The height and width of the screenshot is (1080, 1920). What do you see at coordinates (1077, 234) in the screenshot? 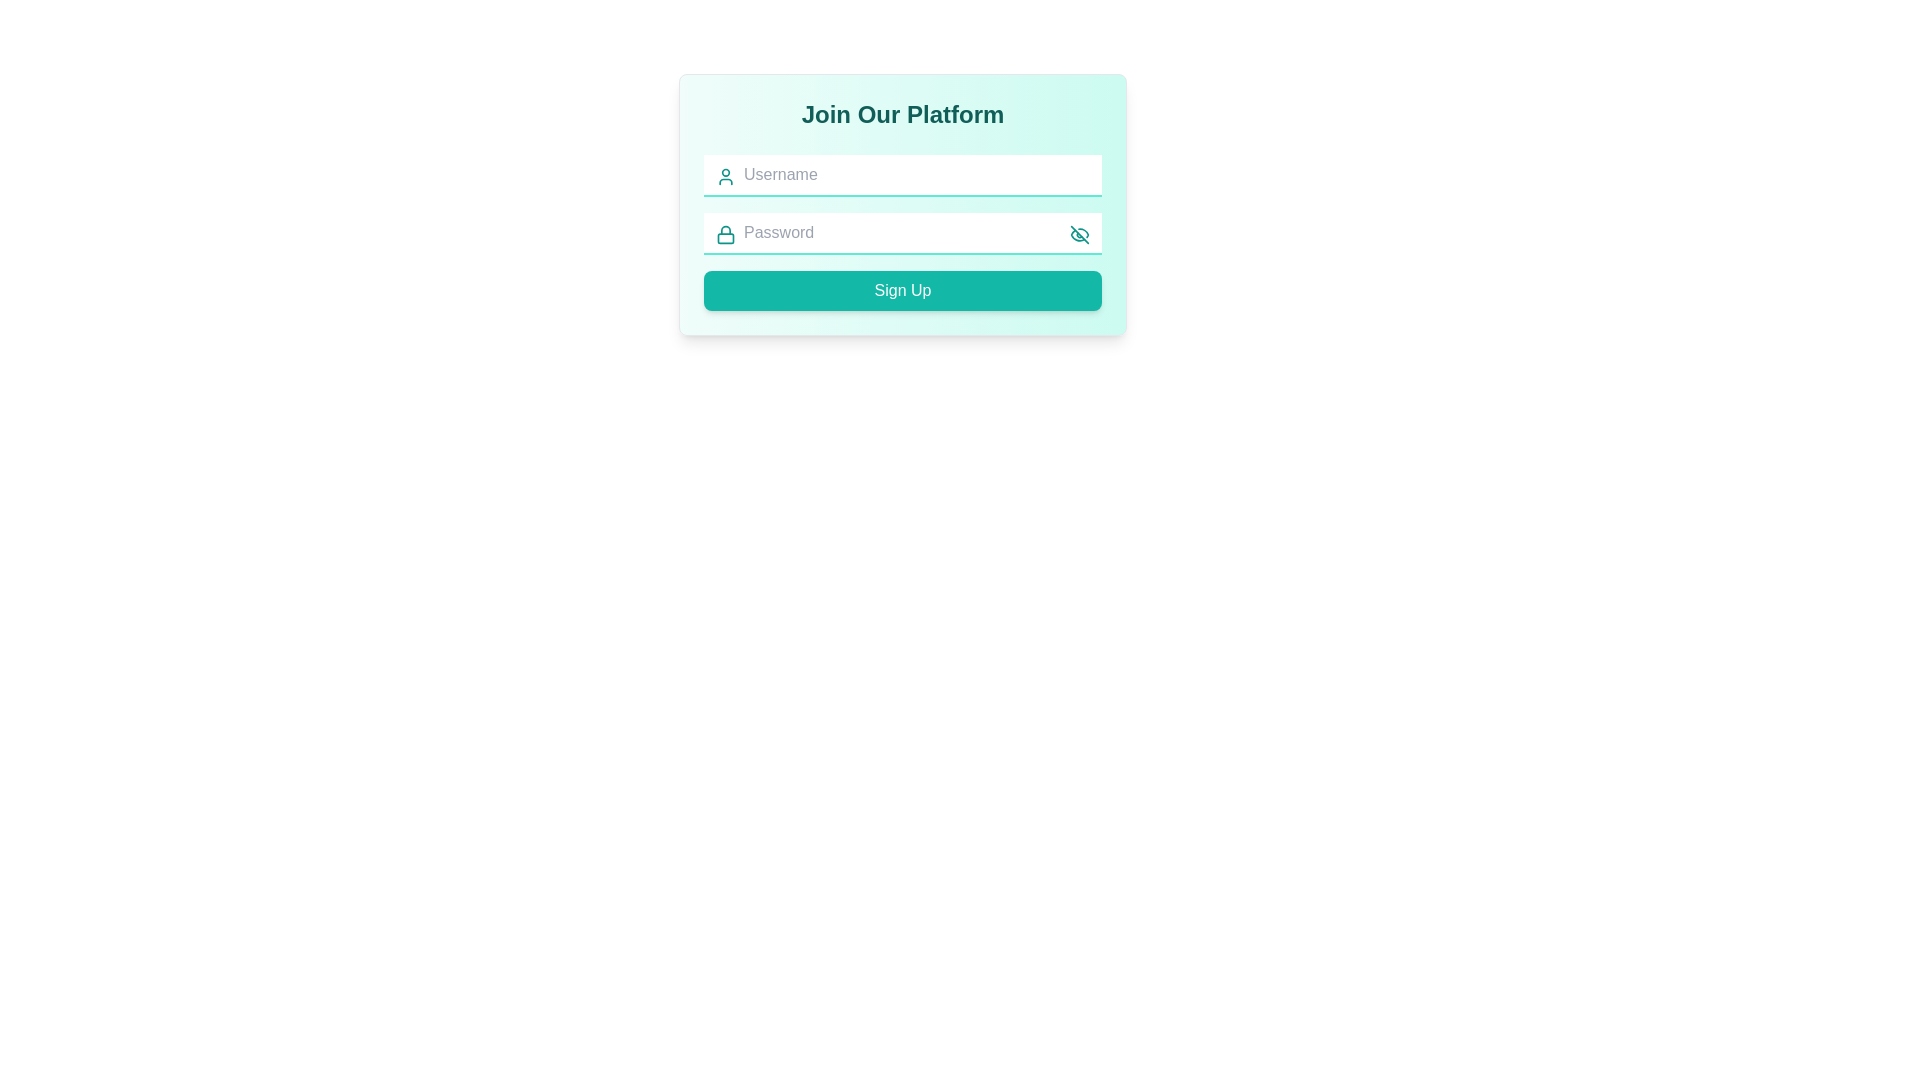
I see `the third component of the eye-off icon, which is located to the far right of the password input field, to toggle the visibility of the sensitive input` at bounding box center [1077, 234].